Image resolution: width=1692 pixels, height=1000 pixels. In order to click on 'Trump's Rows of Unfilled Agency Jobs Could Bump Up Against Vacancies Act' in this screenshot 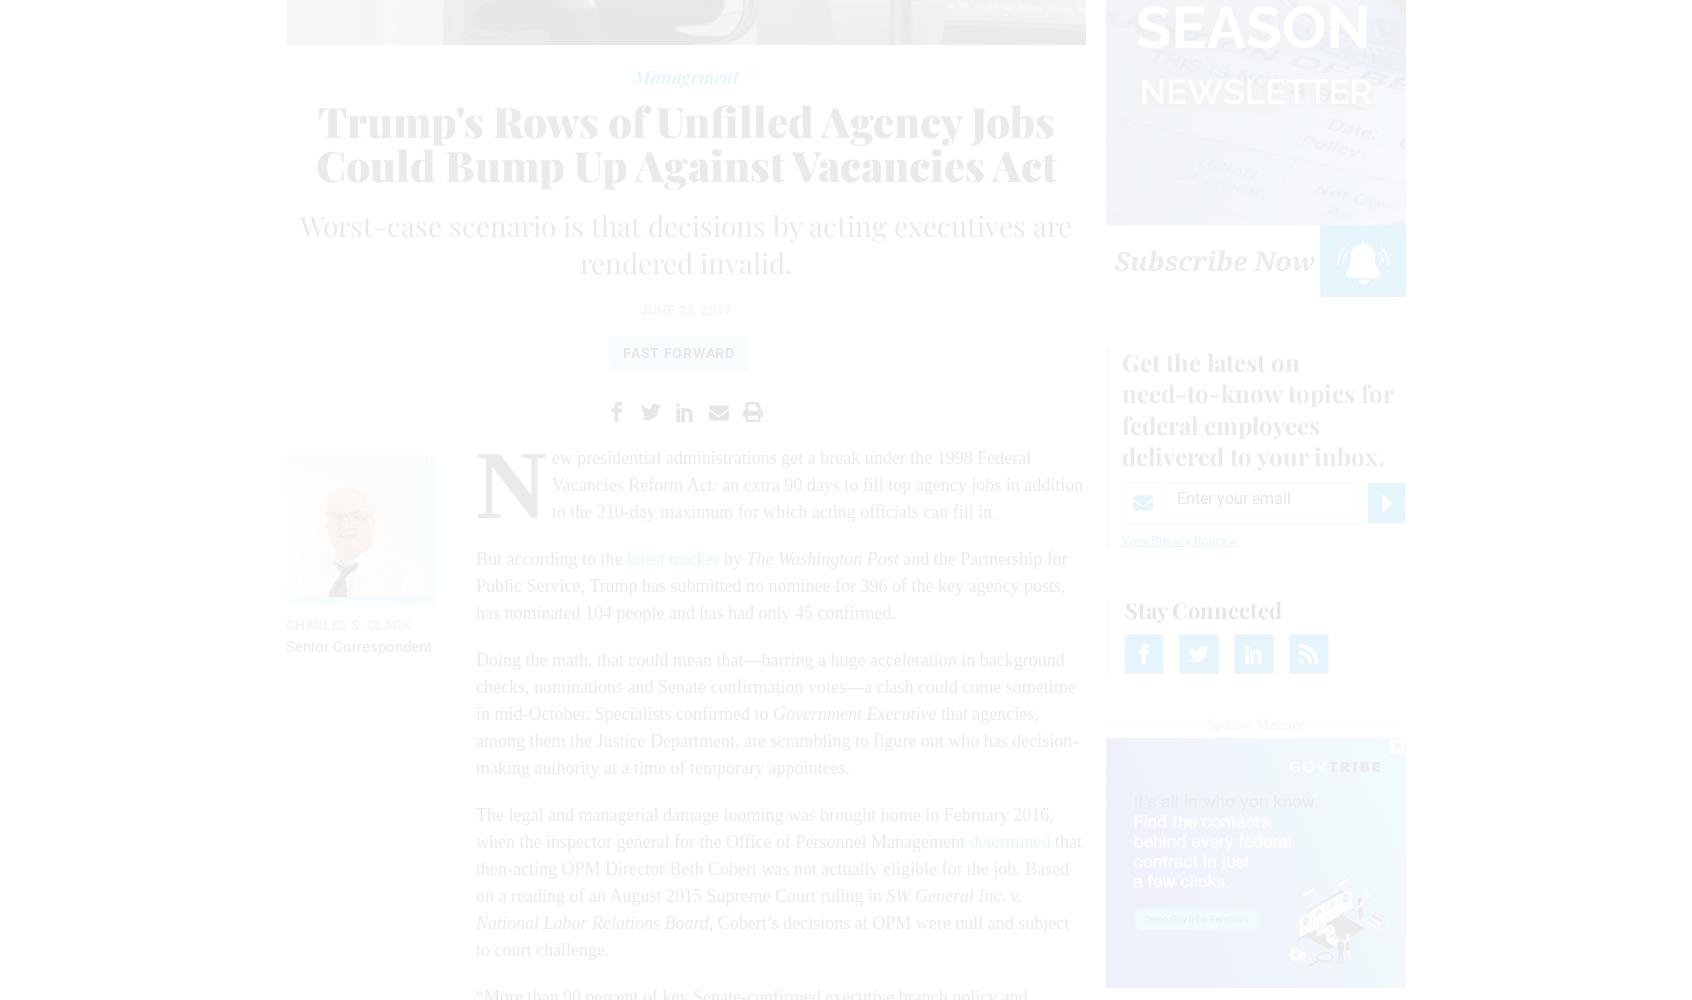, I will do `click(314, 142)`.